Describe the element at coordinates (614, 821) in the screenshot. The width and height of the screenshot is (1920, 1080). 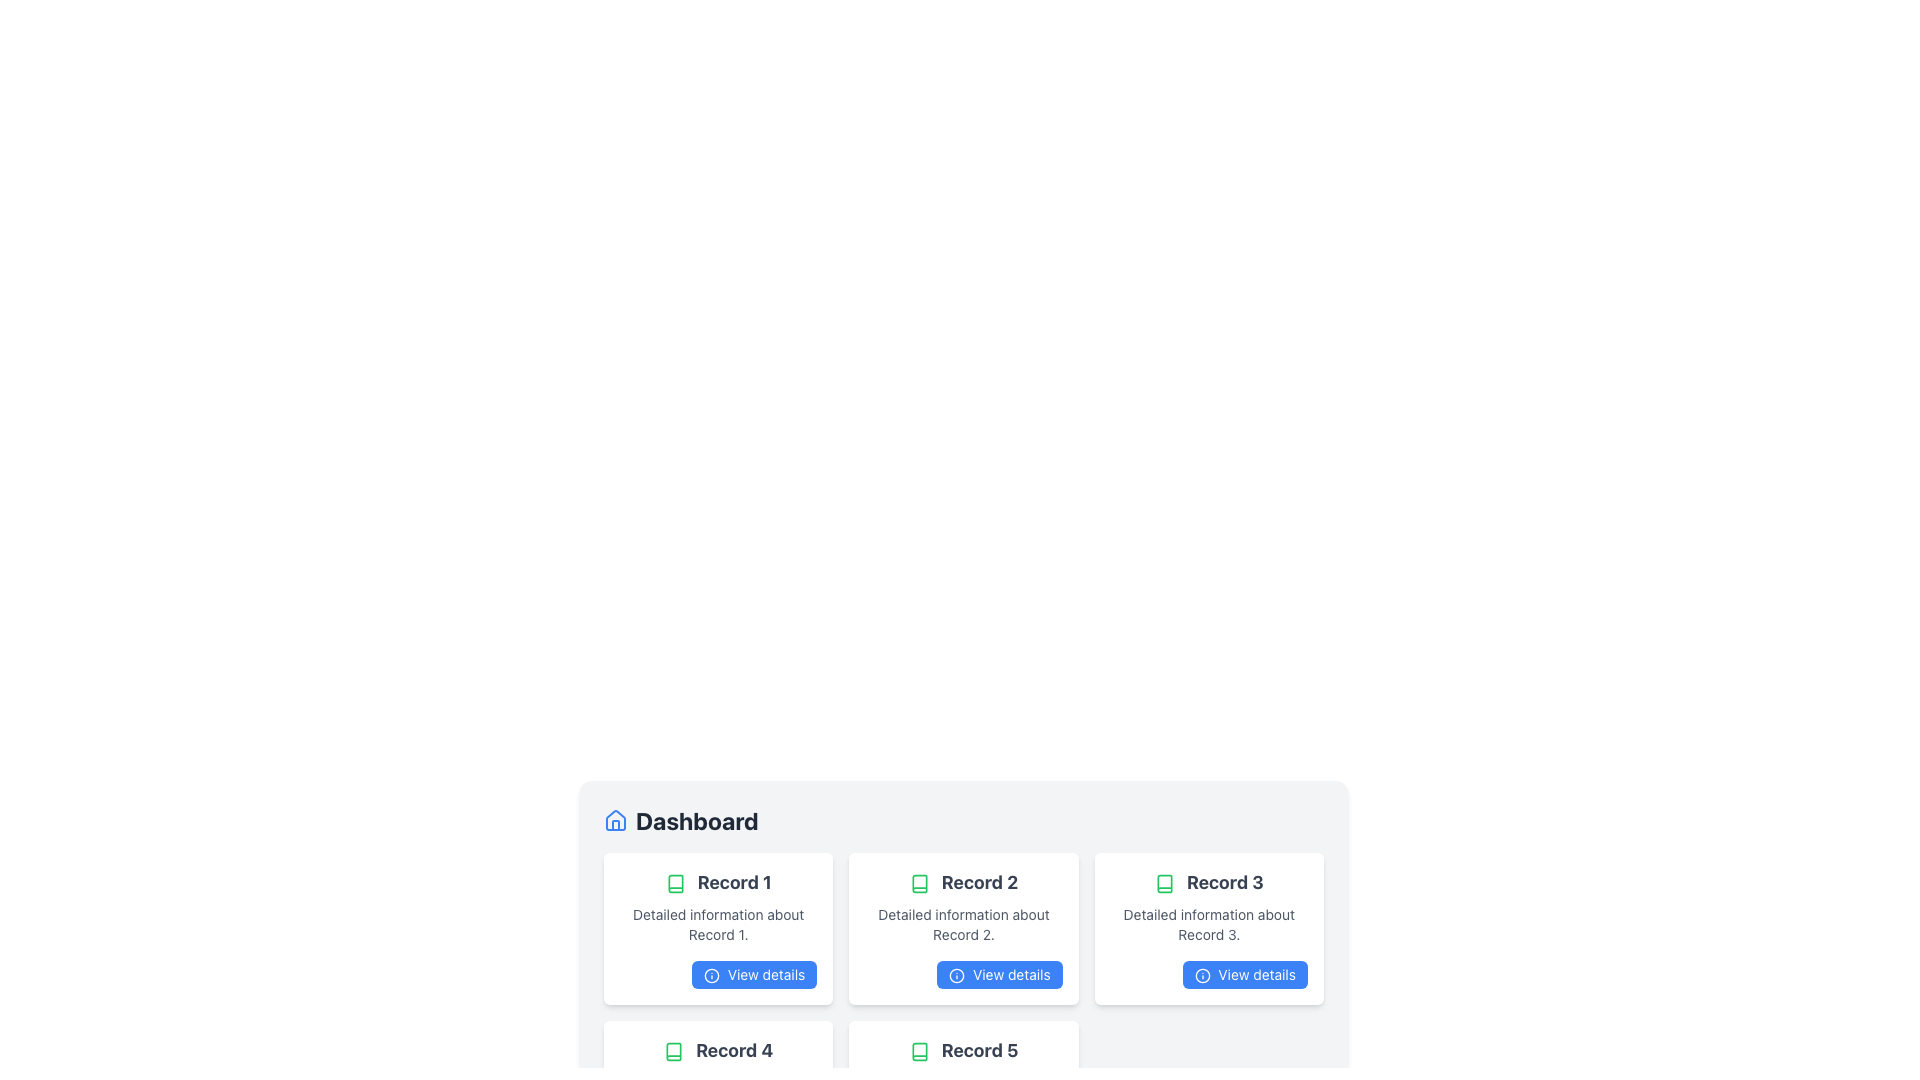
I see `the dashboard icon that serves as a visual marker for navigation, located at the top-left of the main content area` at that location.